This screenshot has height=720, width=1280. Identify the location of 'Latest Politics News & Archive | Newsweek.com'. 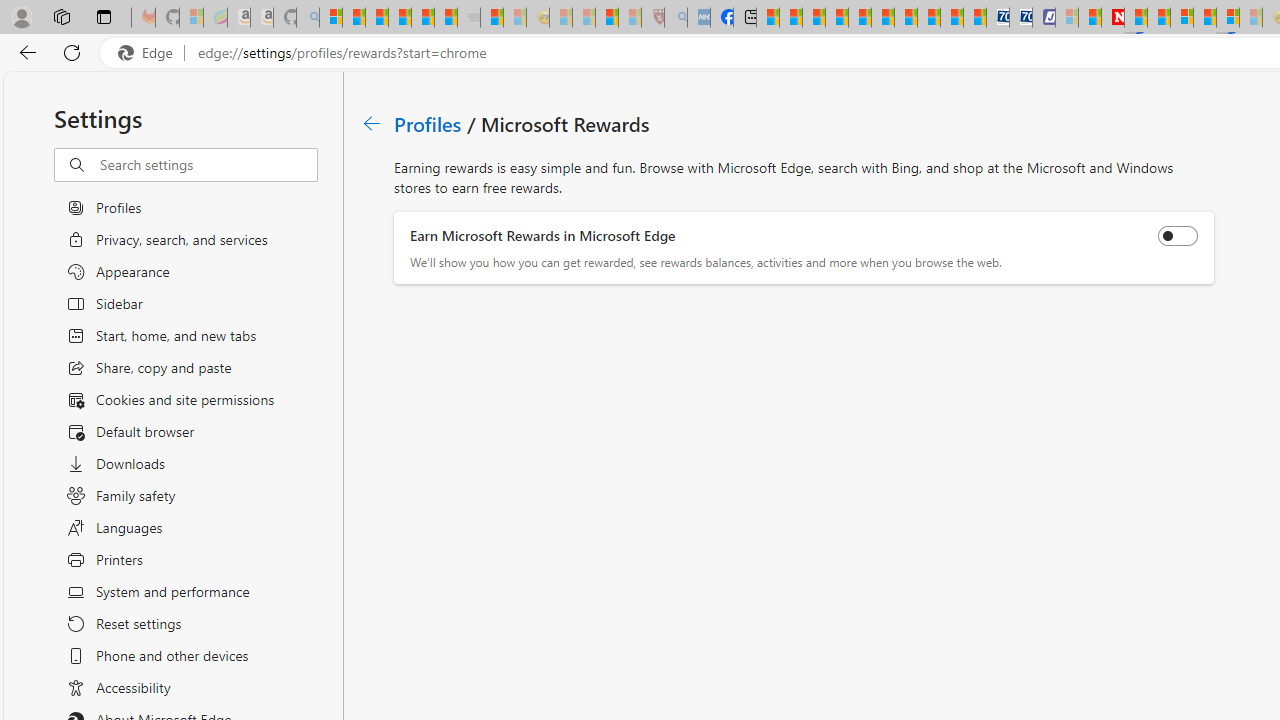
(1111, 17).